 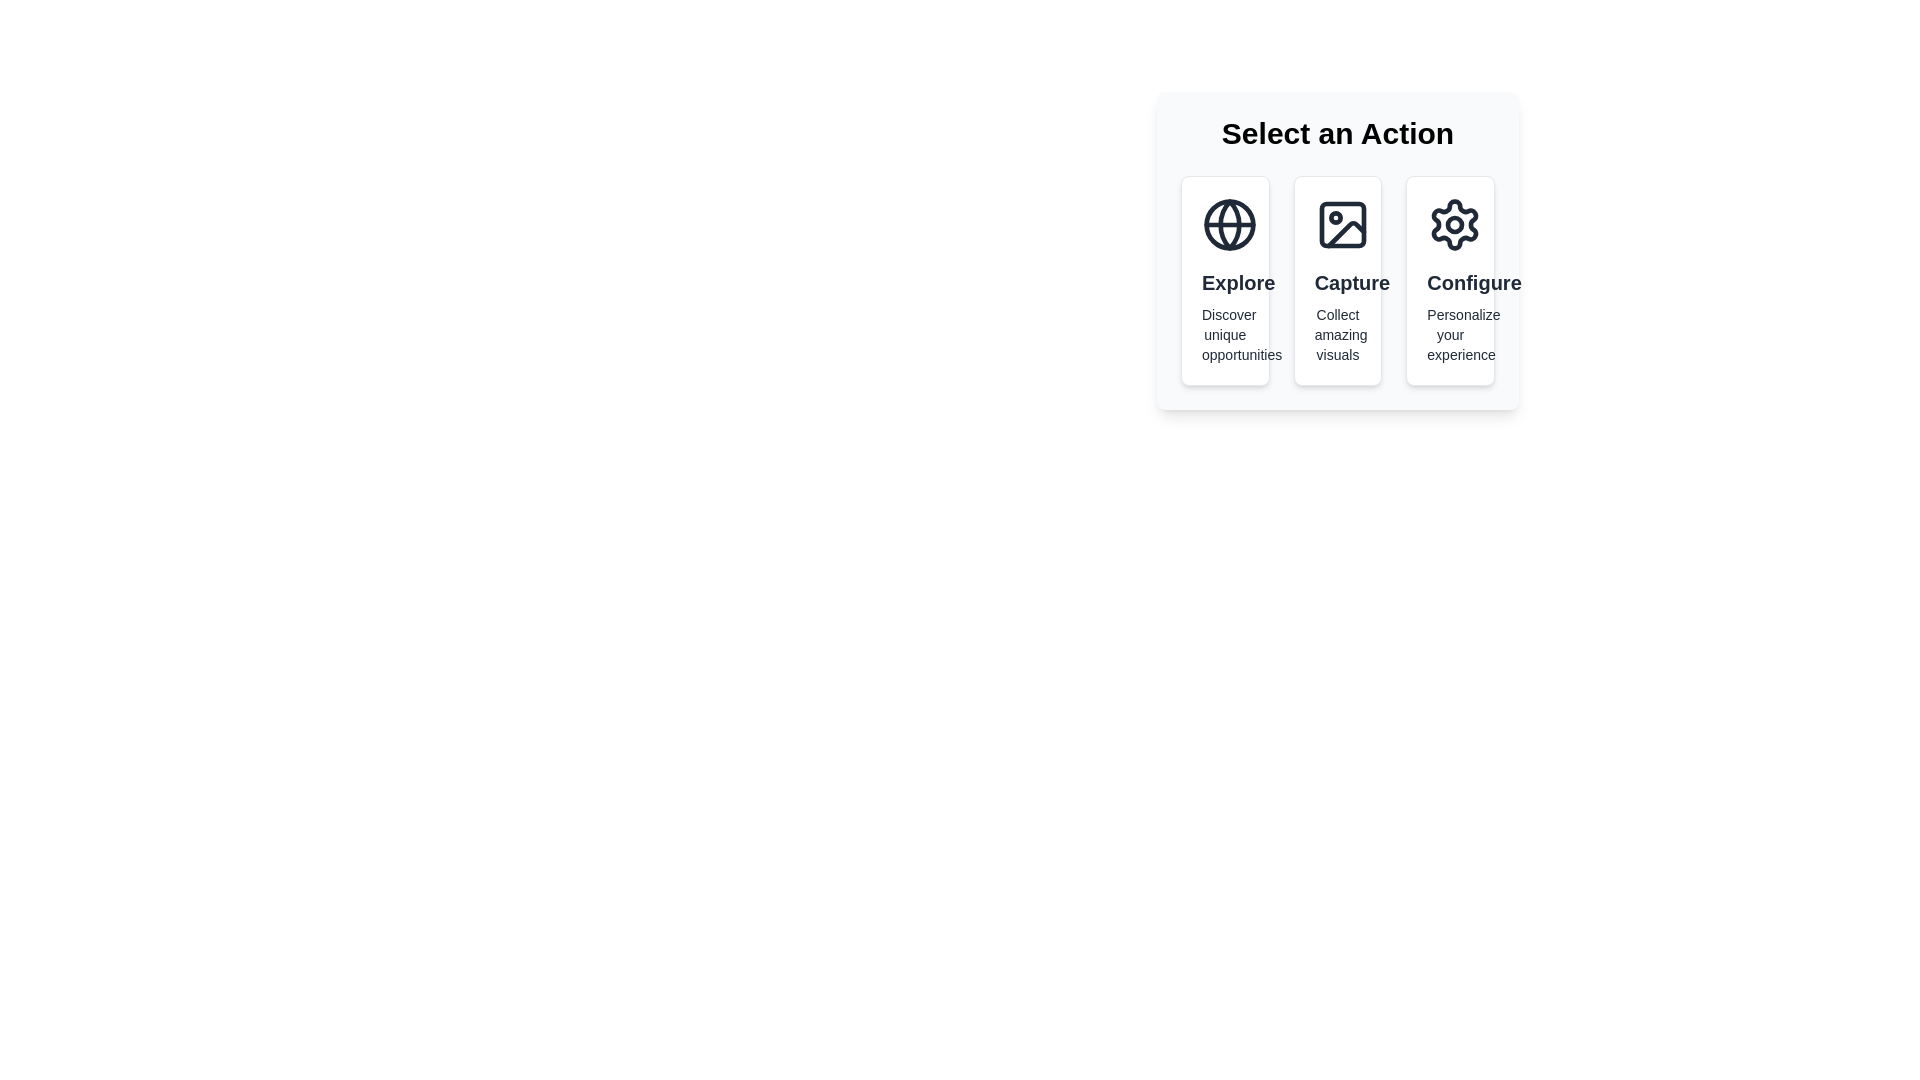 What do you see at coordinates (1224, 282) in the screenshot?
I see `the bold 'Explore' text label located in the upper portion of the leftmost card under 'Select an Action', which is styled with a larger font and dark color on a light background` at bounding box center [1224, 282].